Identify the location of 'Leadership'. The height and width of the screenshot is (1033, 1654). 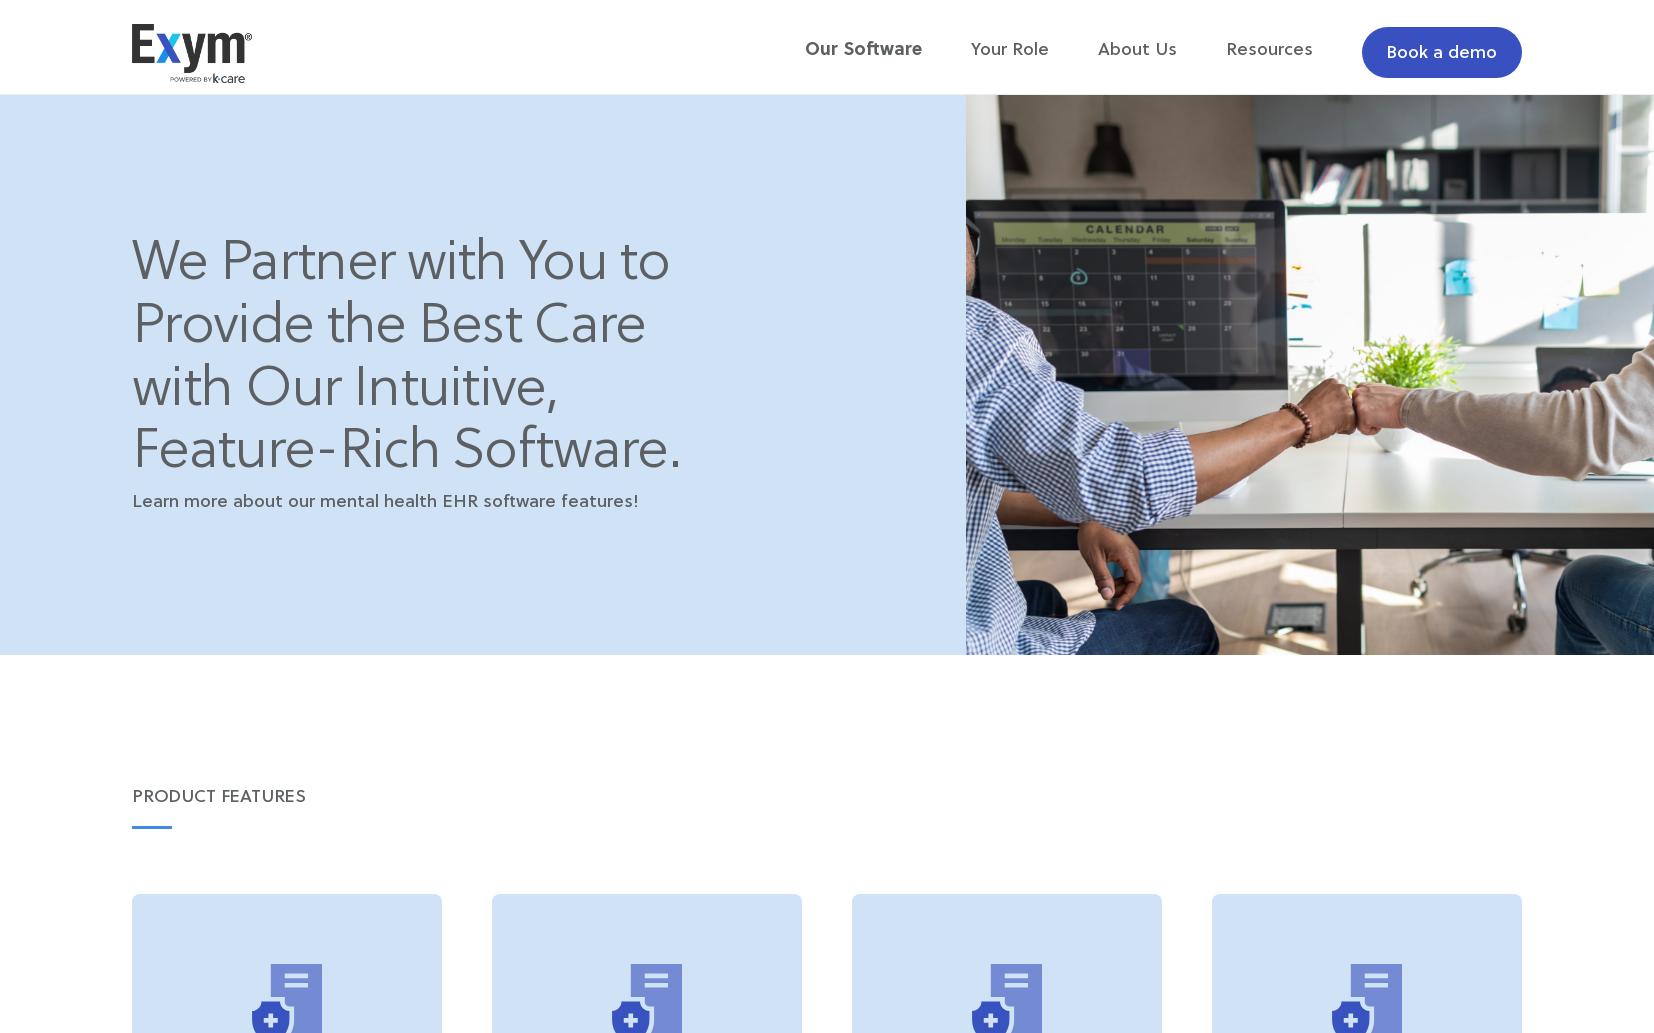
(1475, 125).